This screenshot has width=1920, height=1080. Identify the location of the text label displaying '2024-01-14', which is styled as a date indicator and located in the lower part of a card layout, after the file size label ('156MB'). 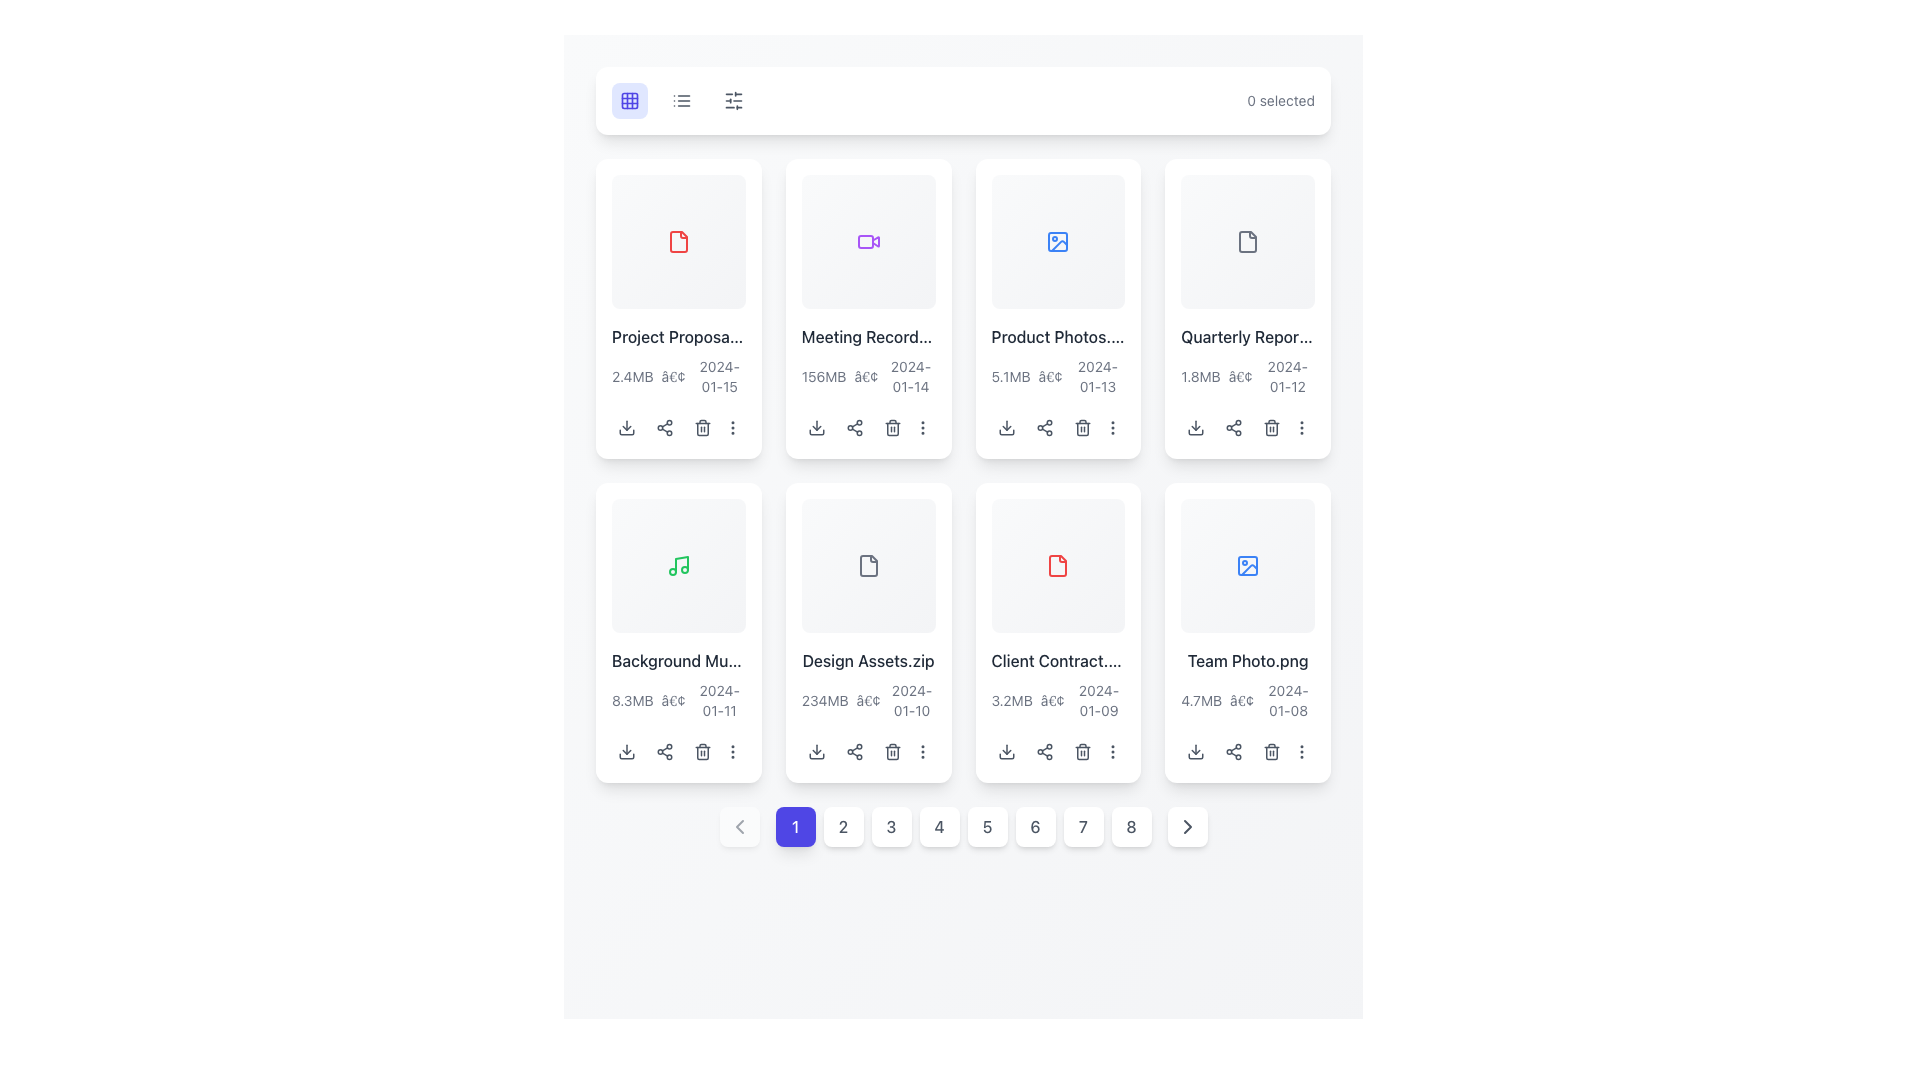
(910, 376).